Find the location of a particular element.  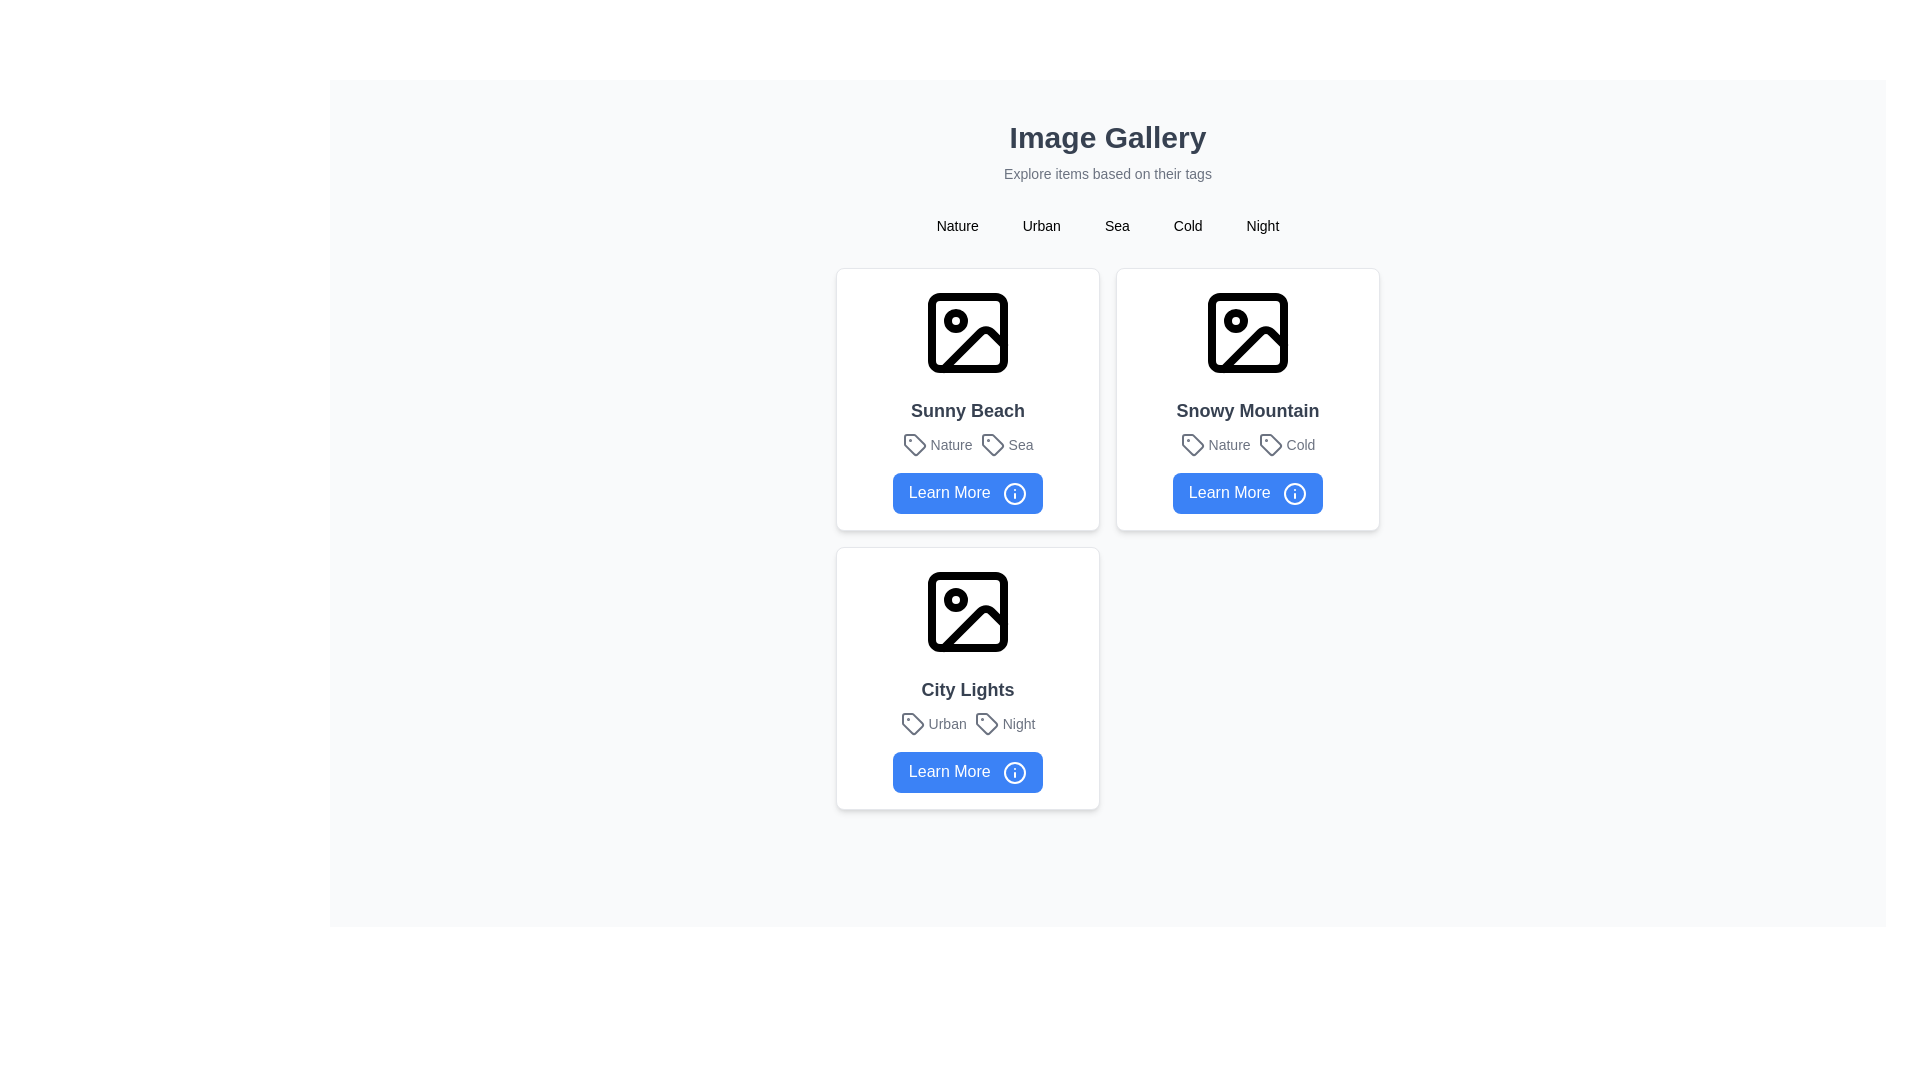

the 'Cold' tag with icon in the metadata section of the 'Snowy Mountain' card for more details is located at coordinates (1286, 443).